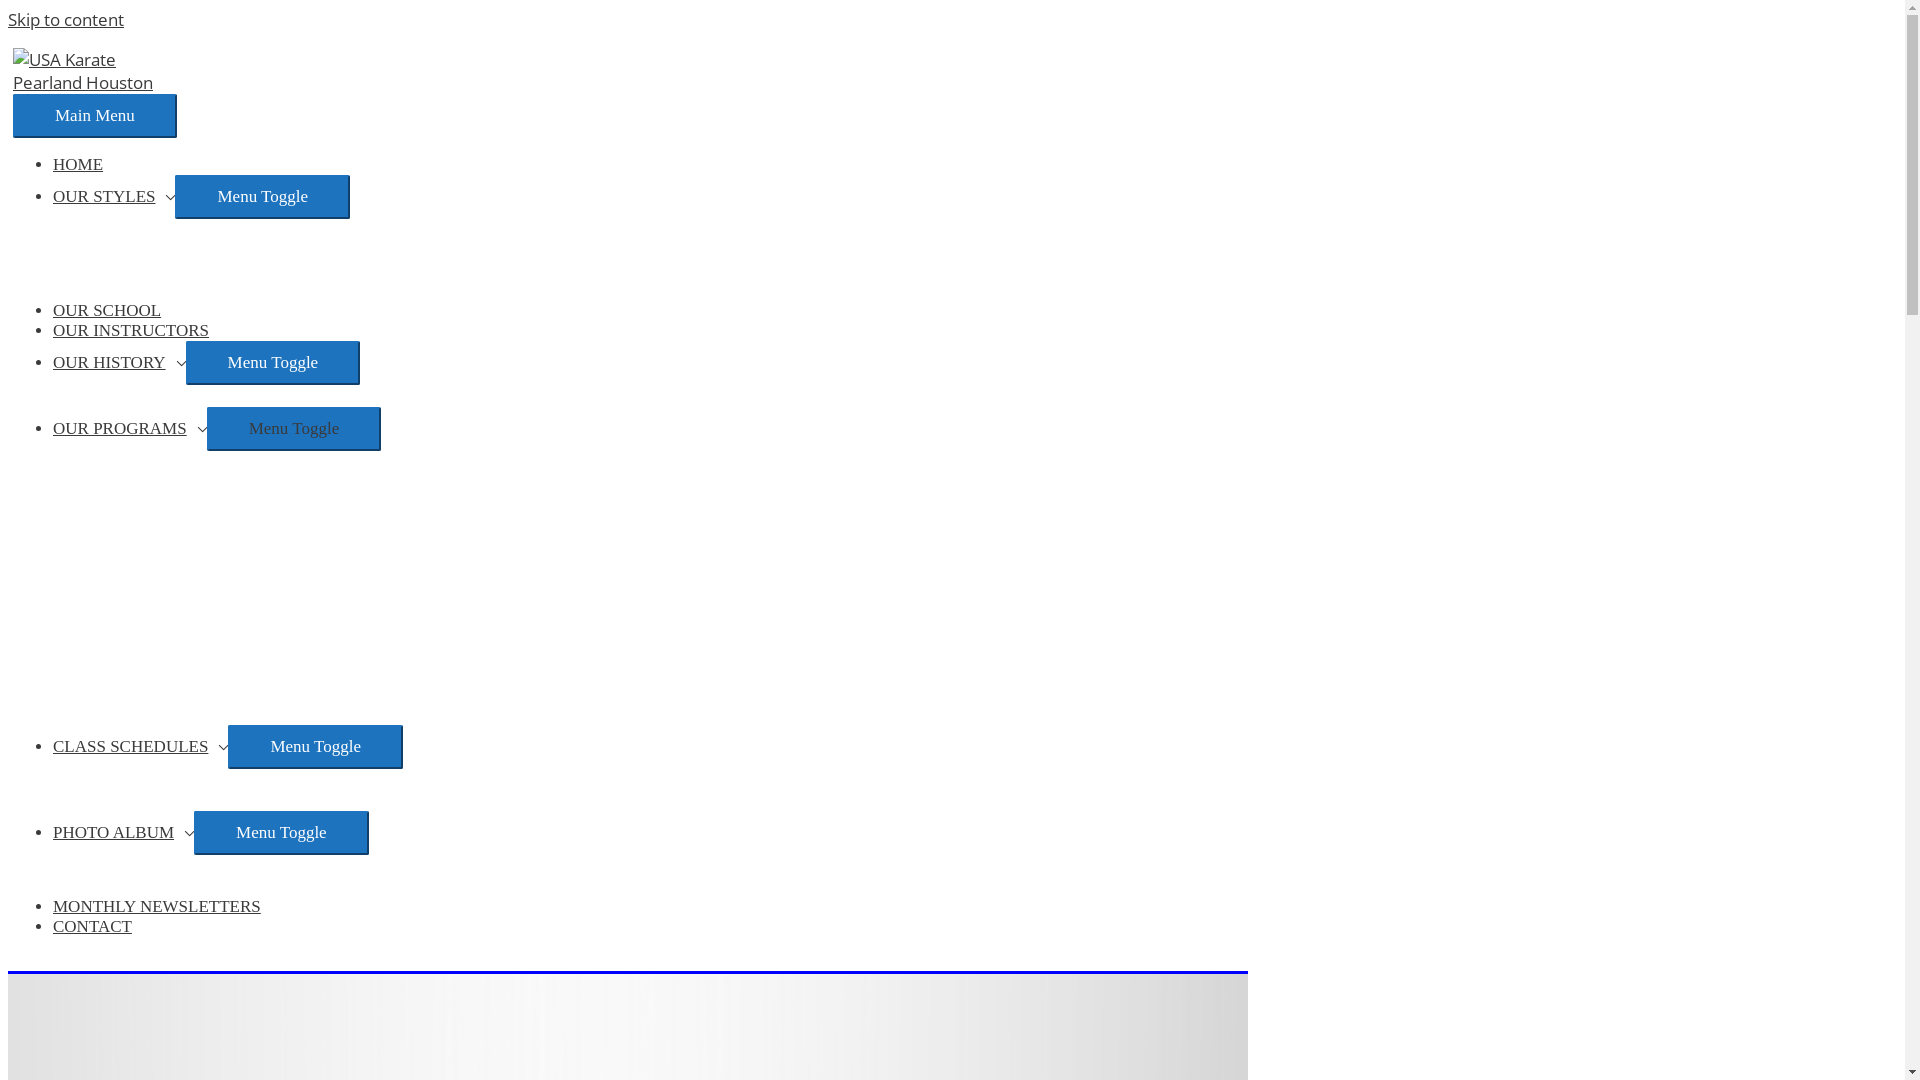 The width and height of the screenshot is (1920, 1080). What do you see at coordinates (280, 833) in the screenshot?
I see `'Menu Toggle'` at bounding box center [280, 833].